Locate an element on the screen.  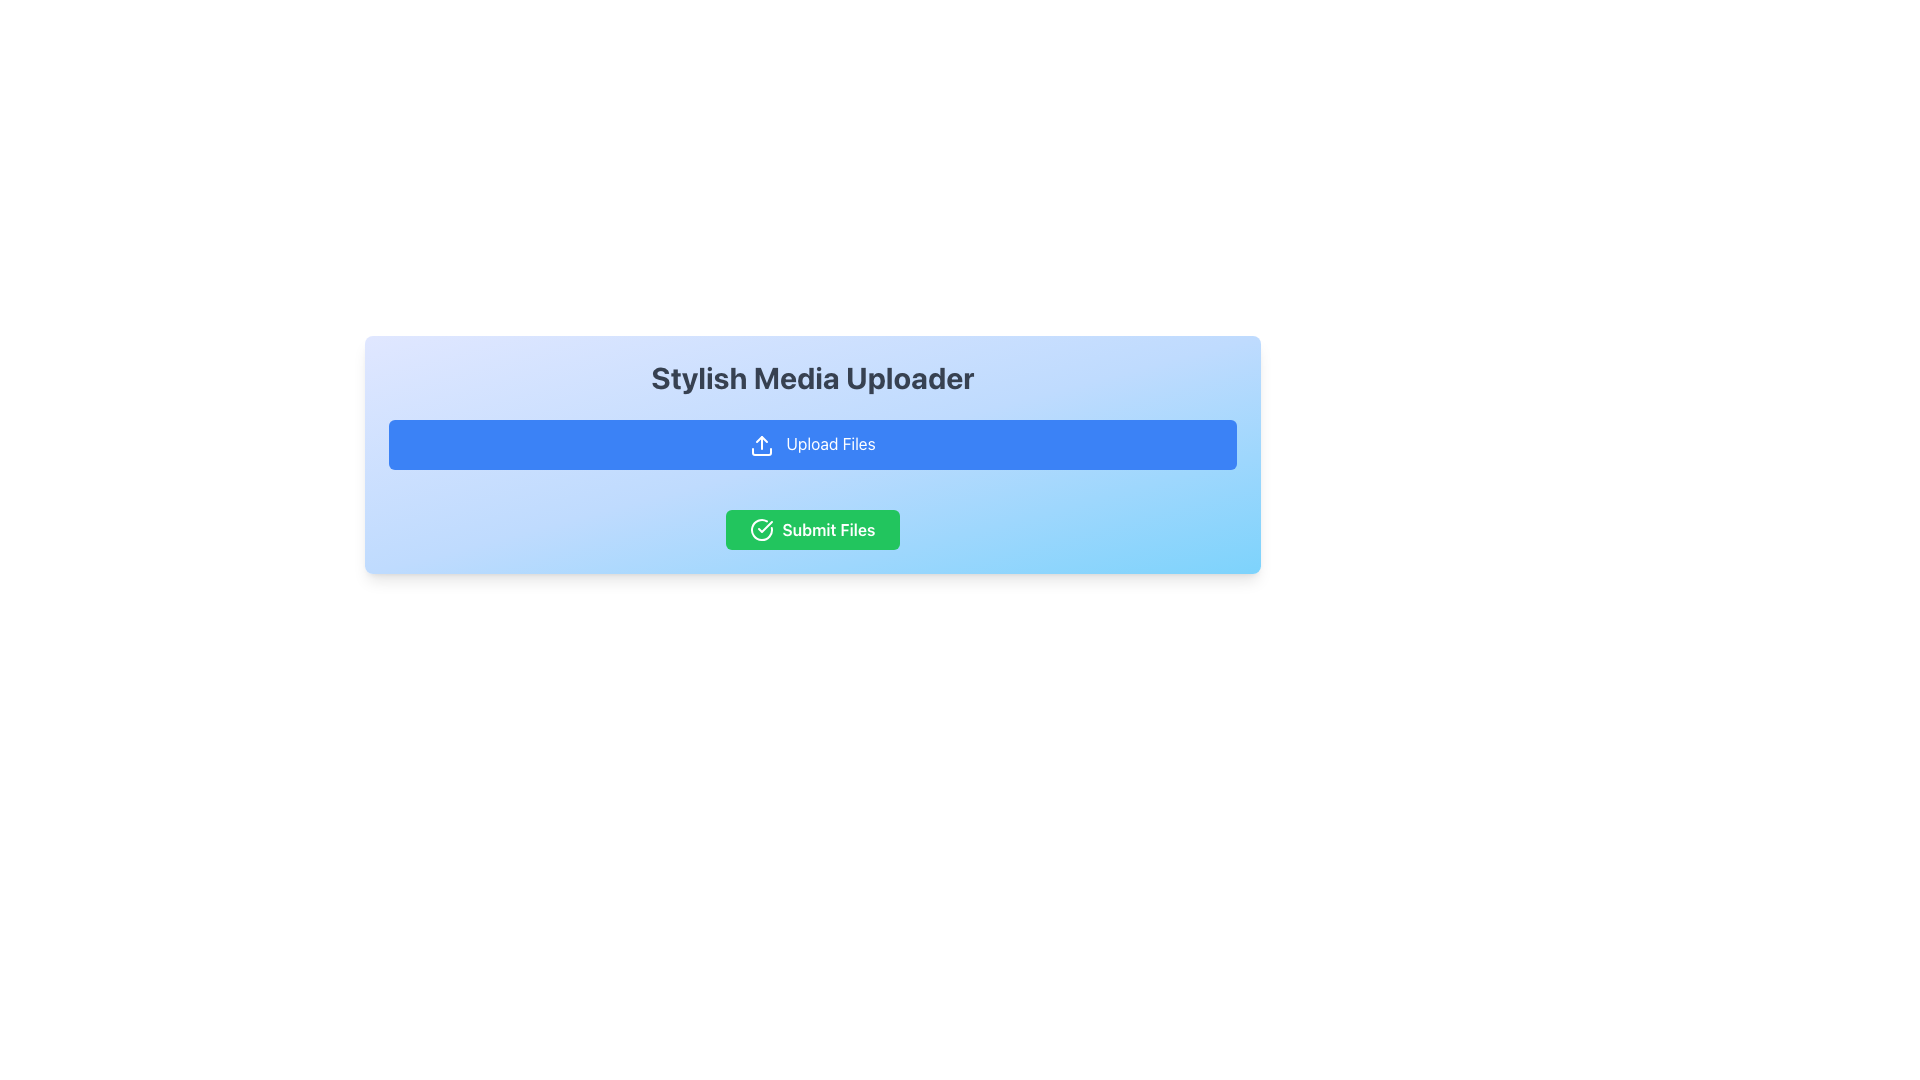
the bottom rectangular portion of the upload symbol icon, which is colored to depict a tray or base, located to the left of the 'Upload Files' button text is located at coordinates (761, 451).